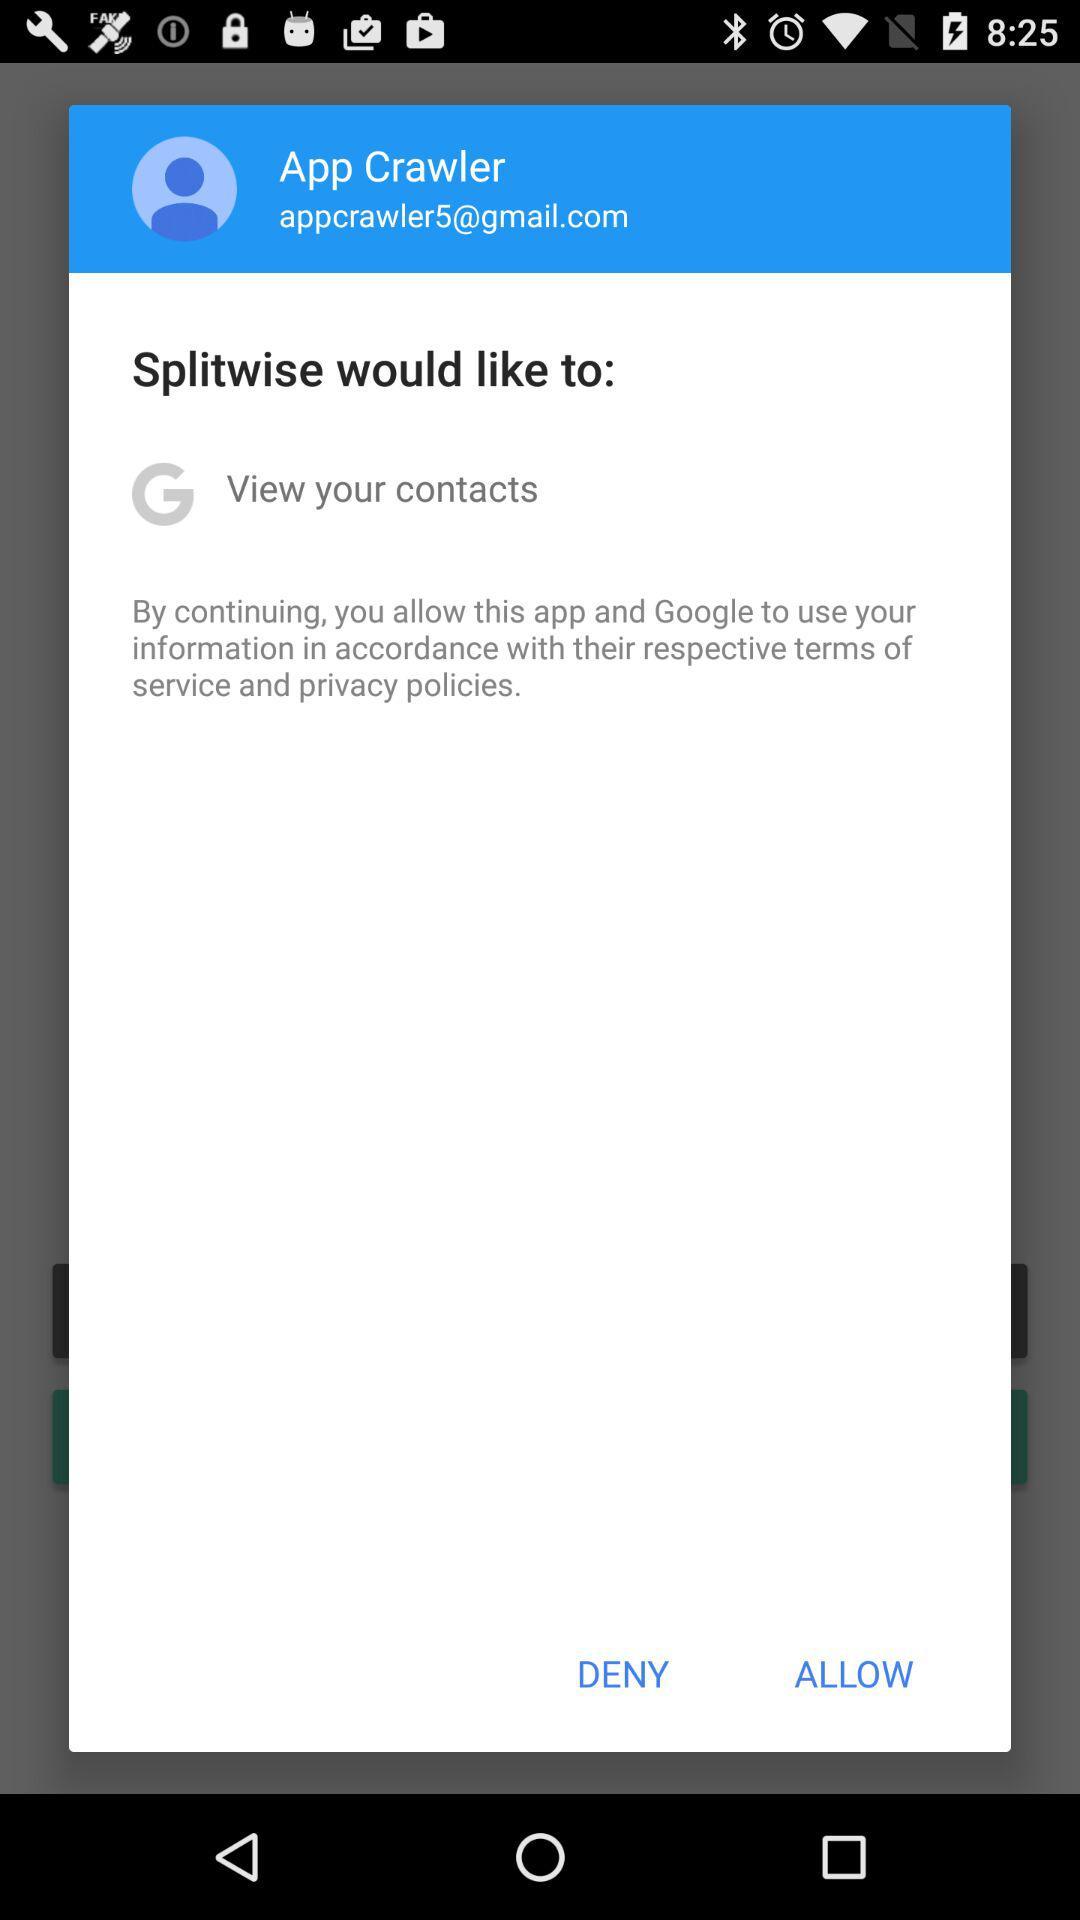 This screenshot has height=1920, width=1080. What do you see at coordinates (184, 188) in the screenshot?
I see `the app to the left of the app crawler app` at bounding box center [184, 188].